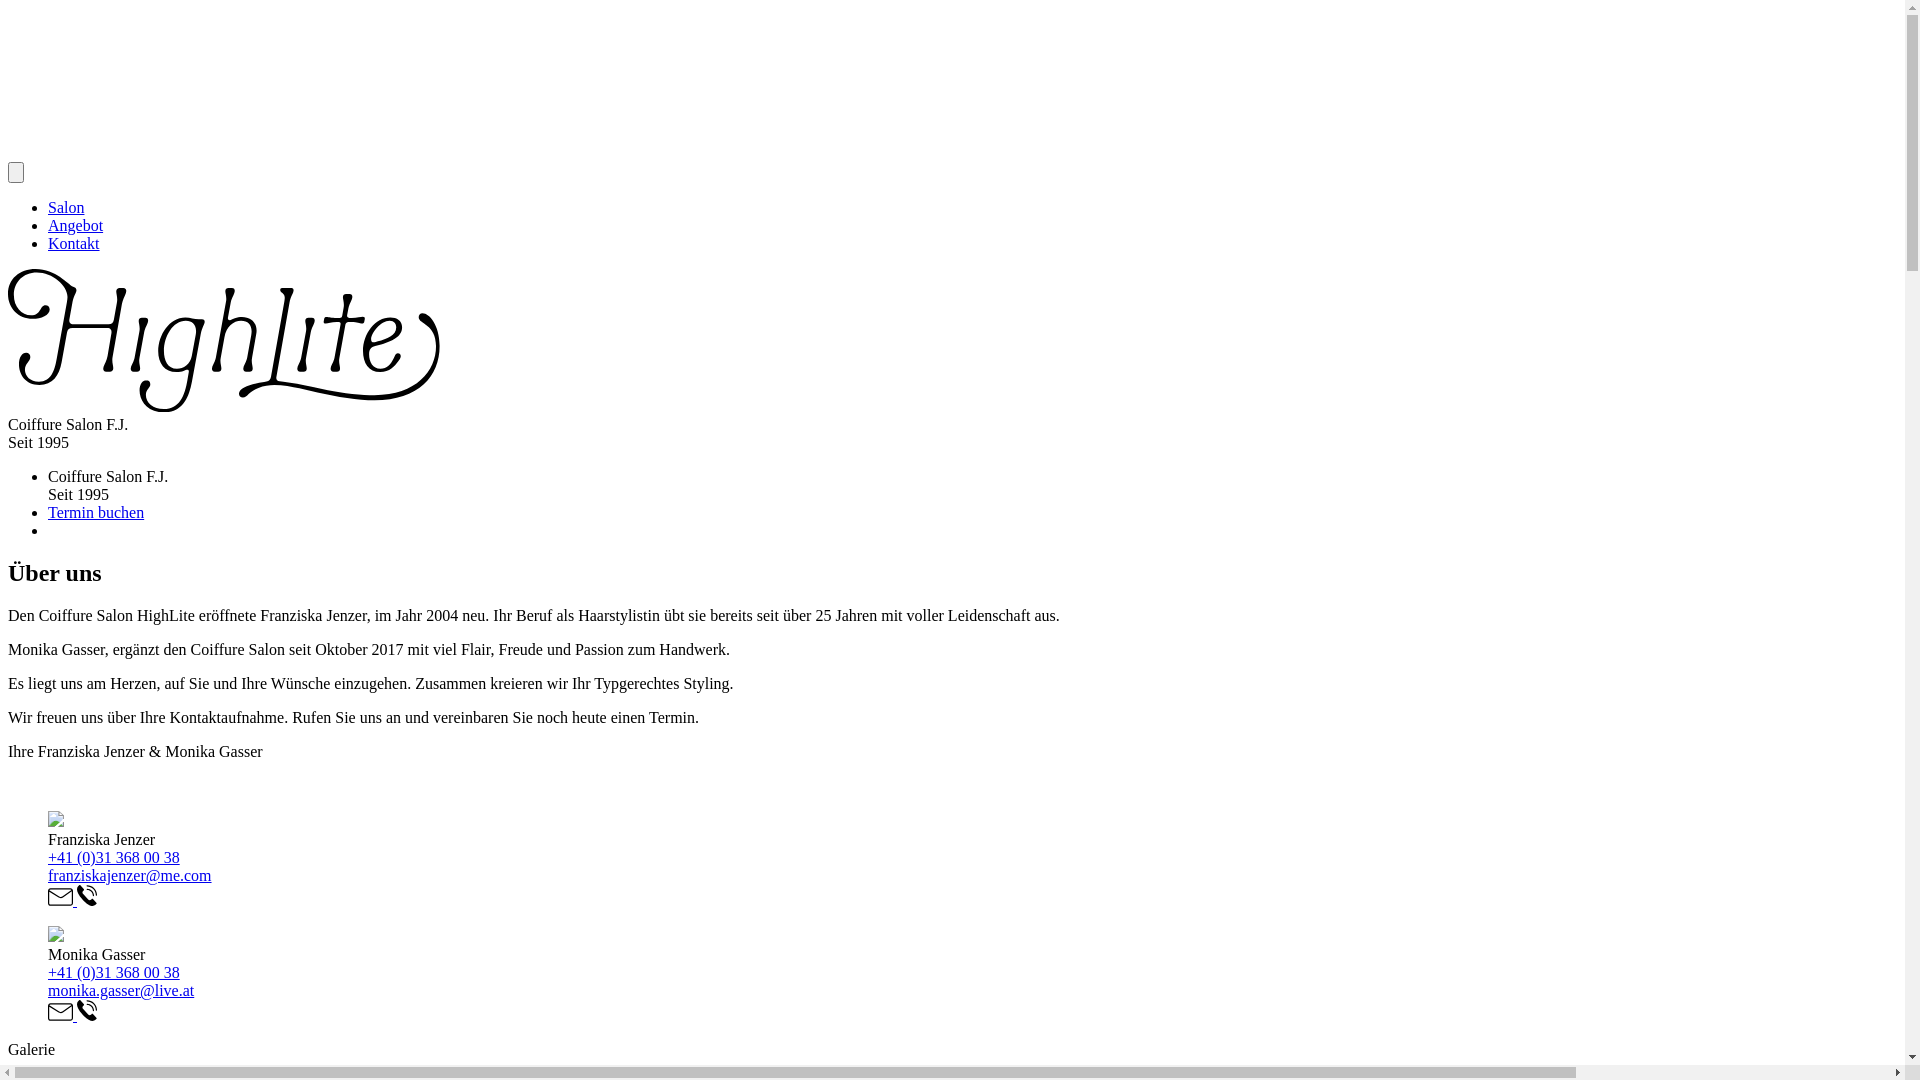 The height and width of the screenshot is (1080, 1920). Describe the element at coordinates (62, 1015) in the screenshot. I see `'E-Mail Monika Gasser'` at that location.